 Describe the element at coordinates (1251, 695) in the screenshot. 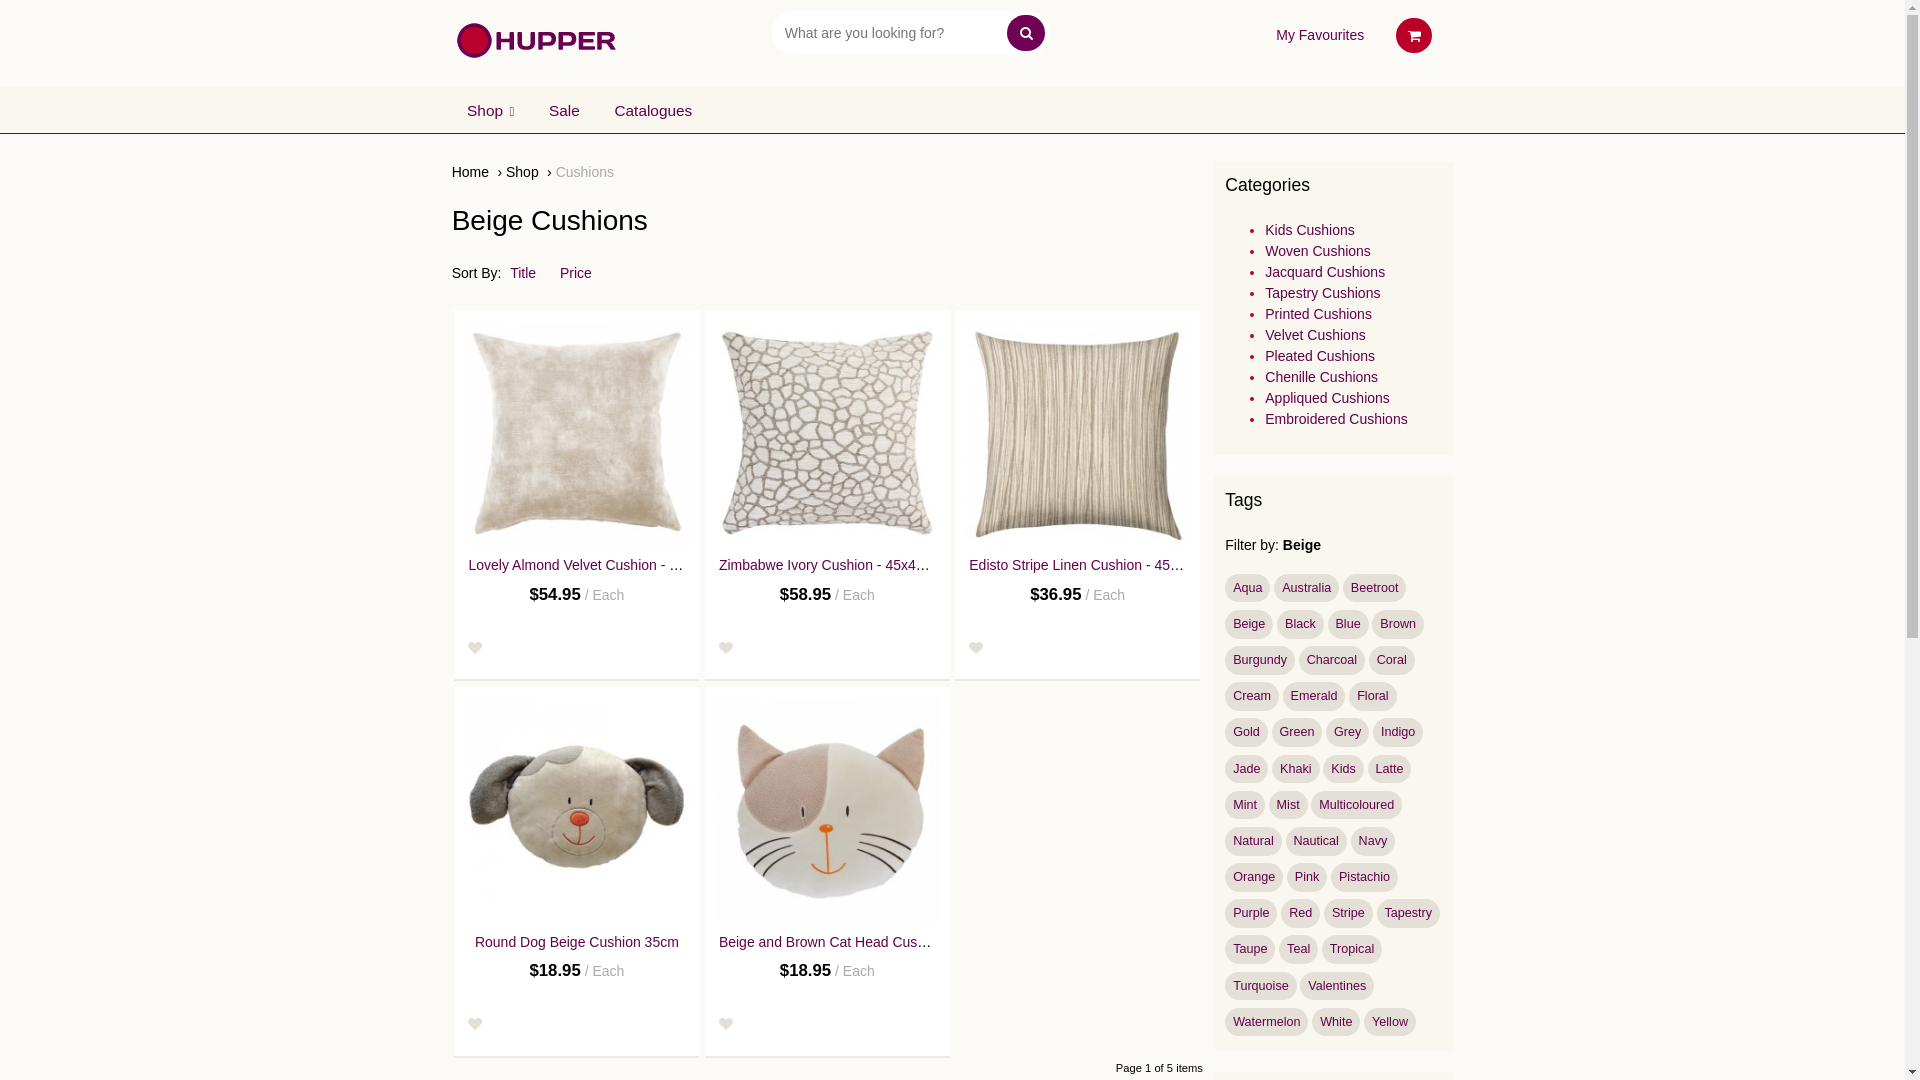

I see `'Cream'` at that location.